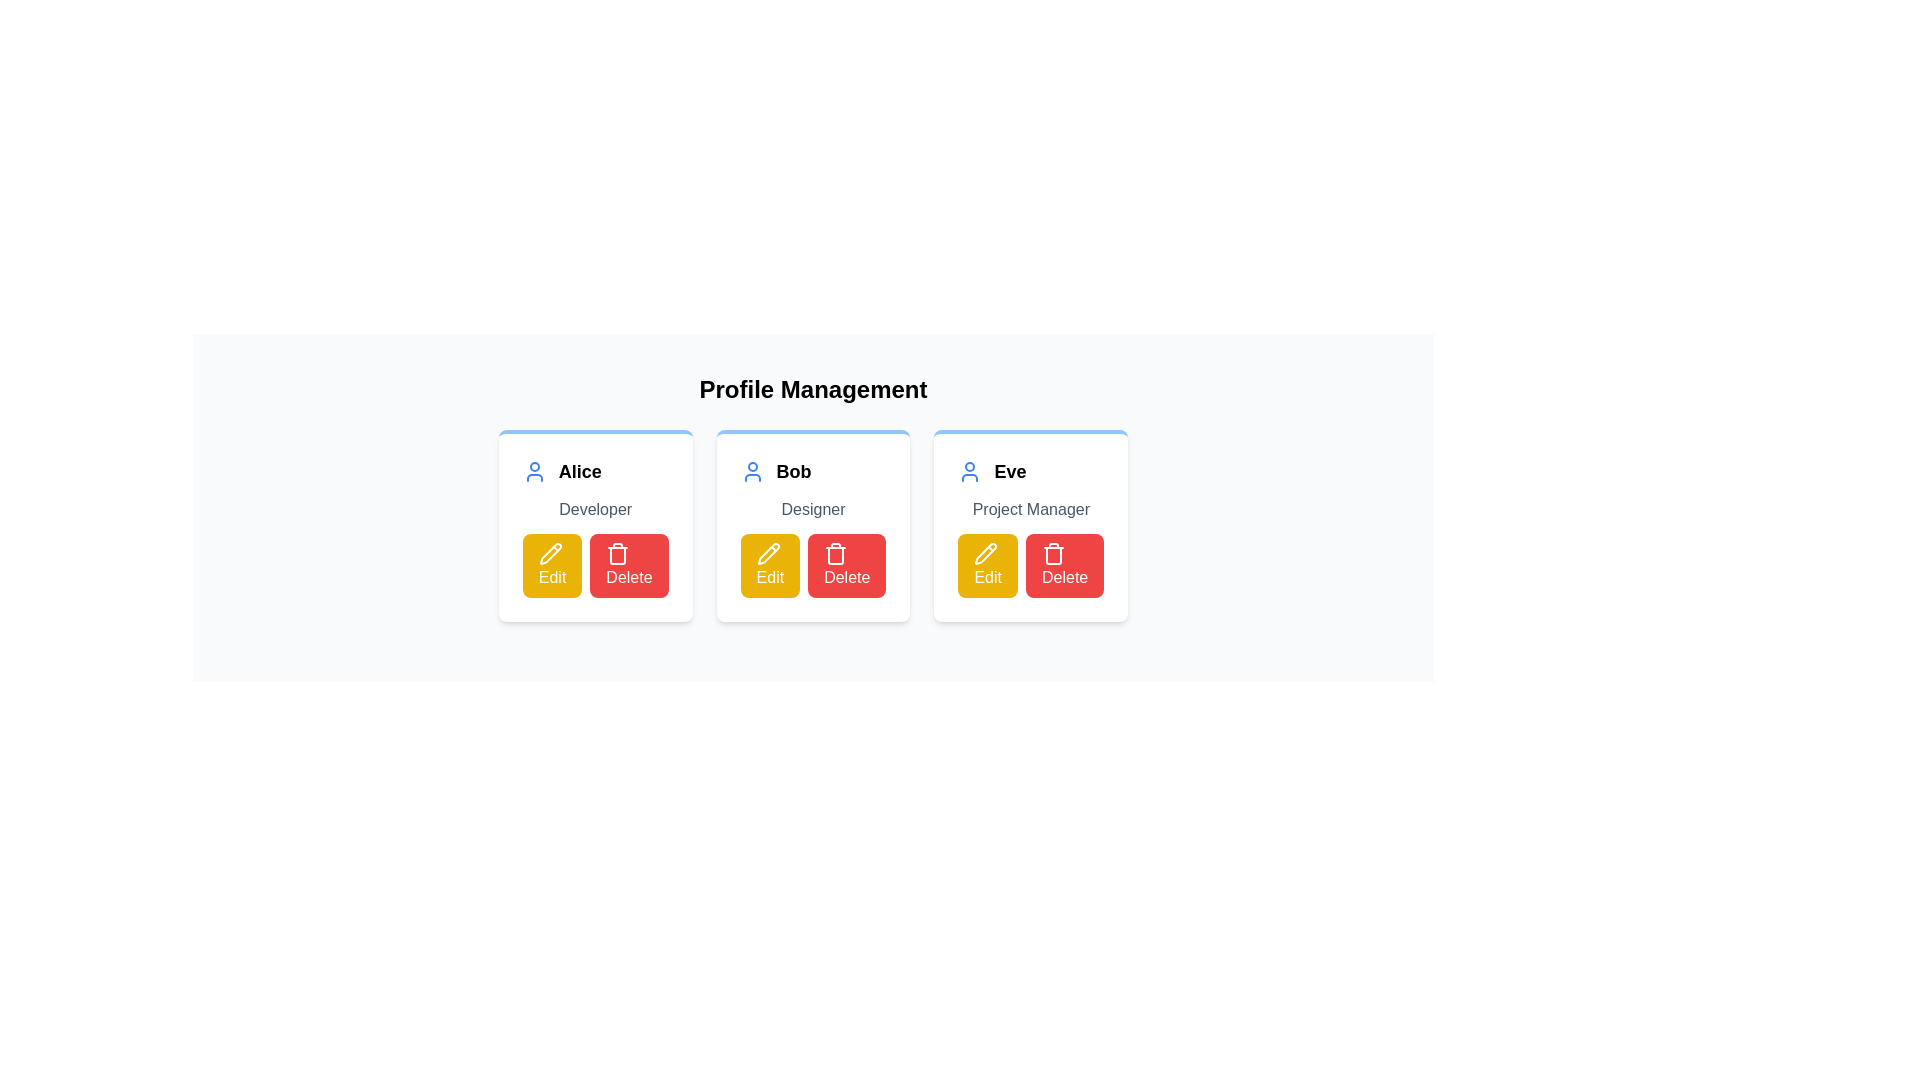 The image size is (1920, 1080). Describe the element at coordinates (988, 566) in the screenshot. I see `the 'Edit' button with a yellow background and a pencil icon to potentially reveal a tooltip` at that location.